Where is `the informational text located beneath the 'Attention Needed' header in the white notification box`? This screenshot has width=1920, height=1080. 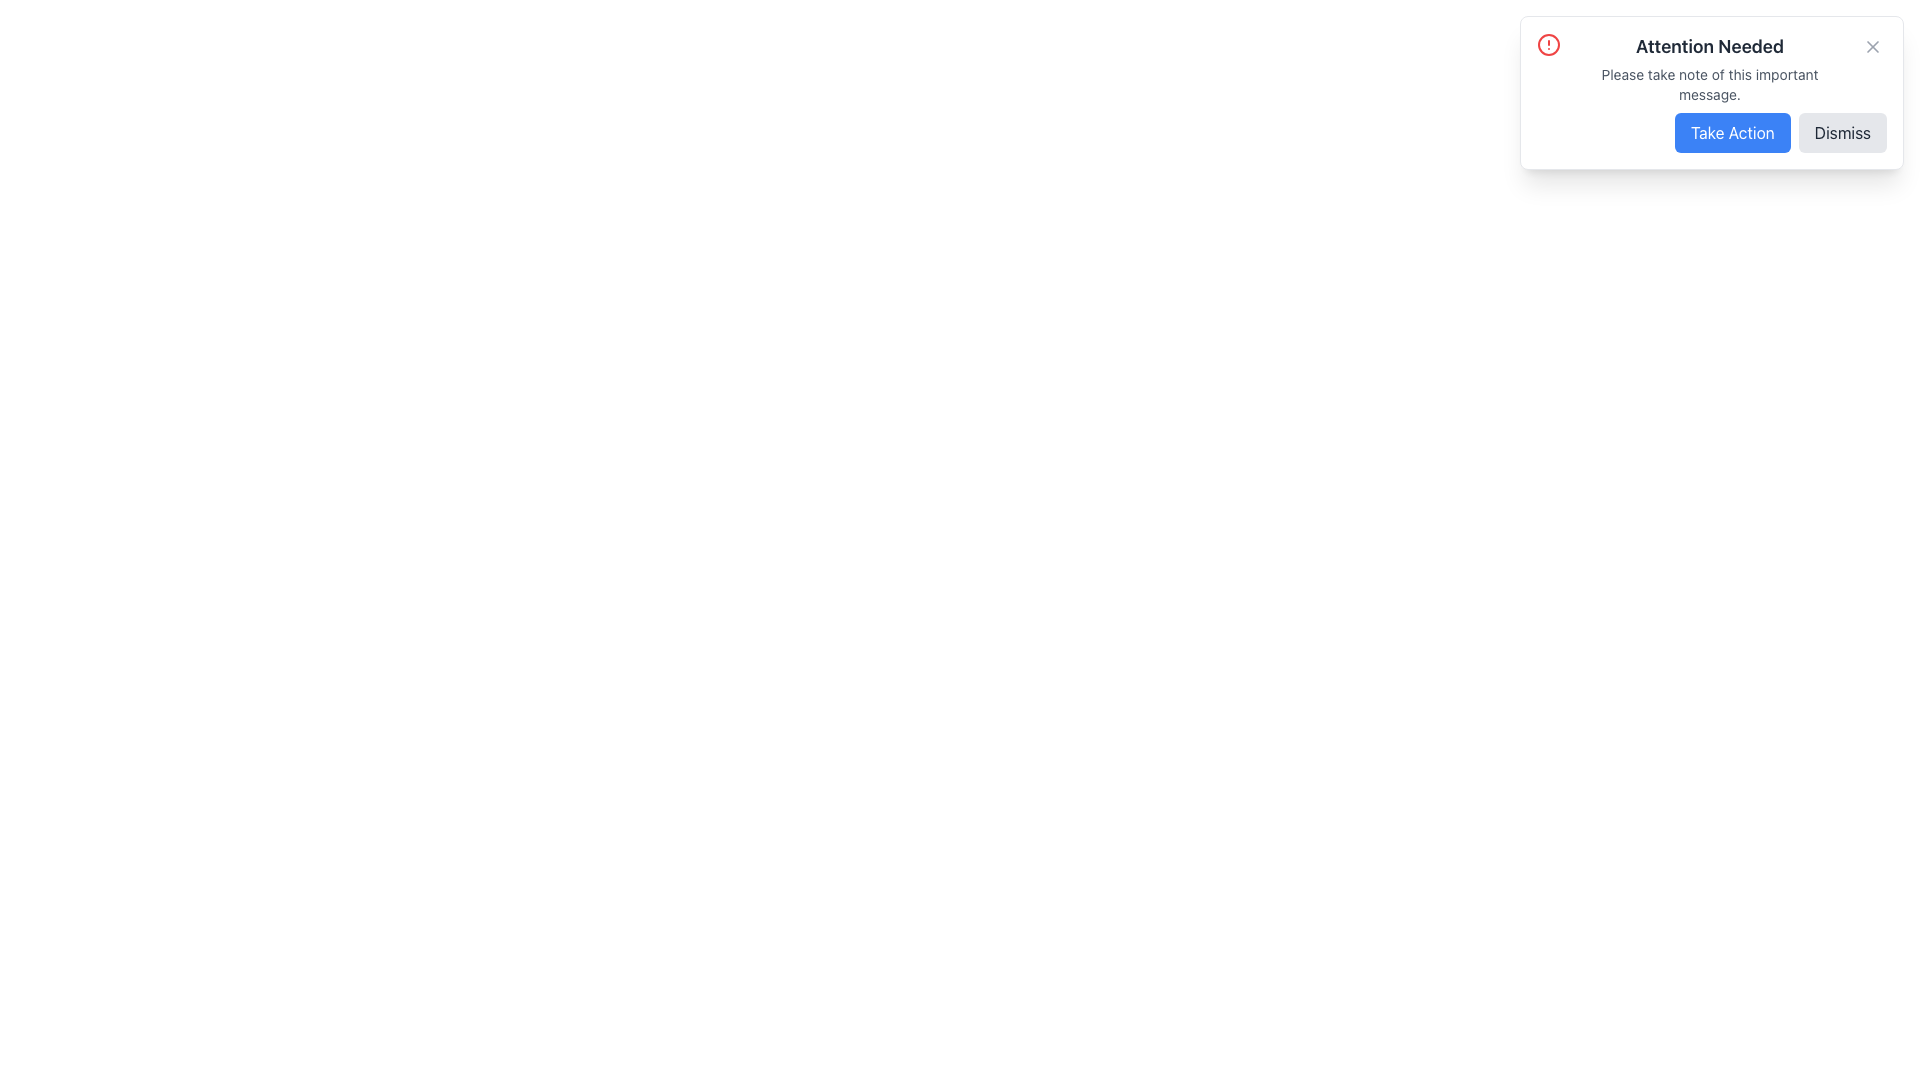
the informational text located beneath the 'Attention Needed' header in the white notification box is located at coordinates (1708, 83).